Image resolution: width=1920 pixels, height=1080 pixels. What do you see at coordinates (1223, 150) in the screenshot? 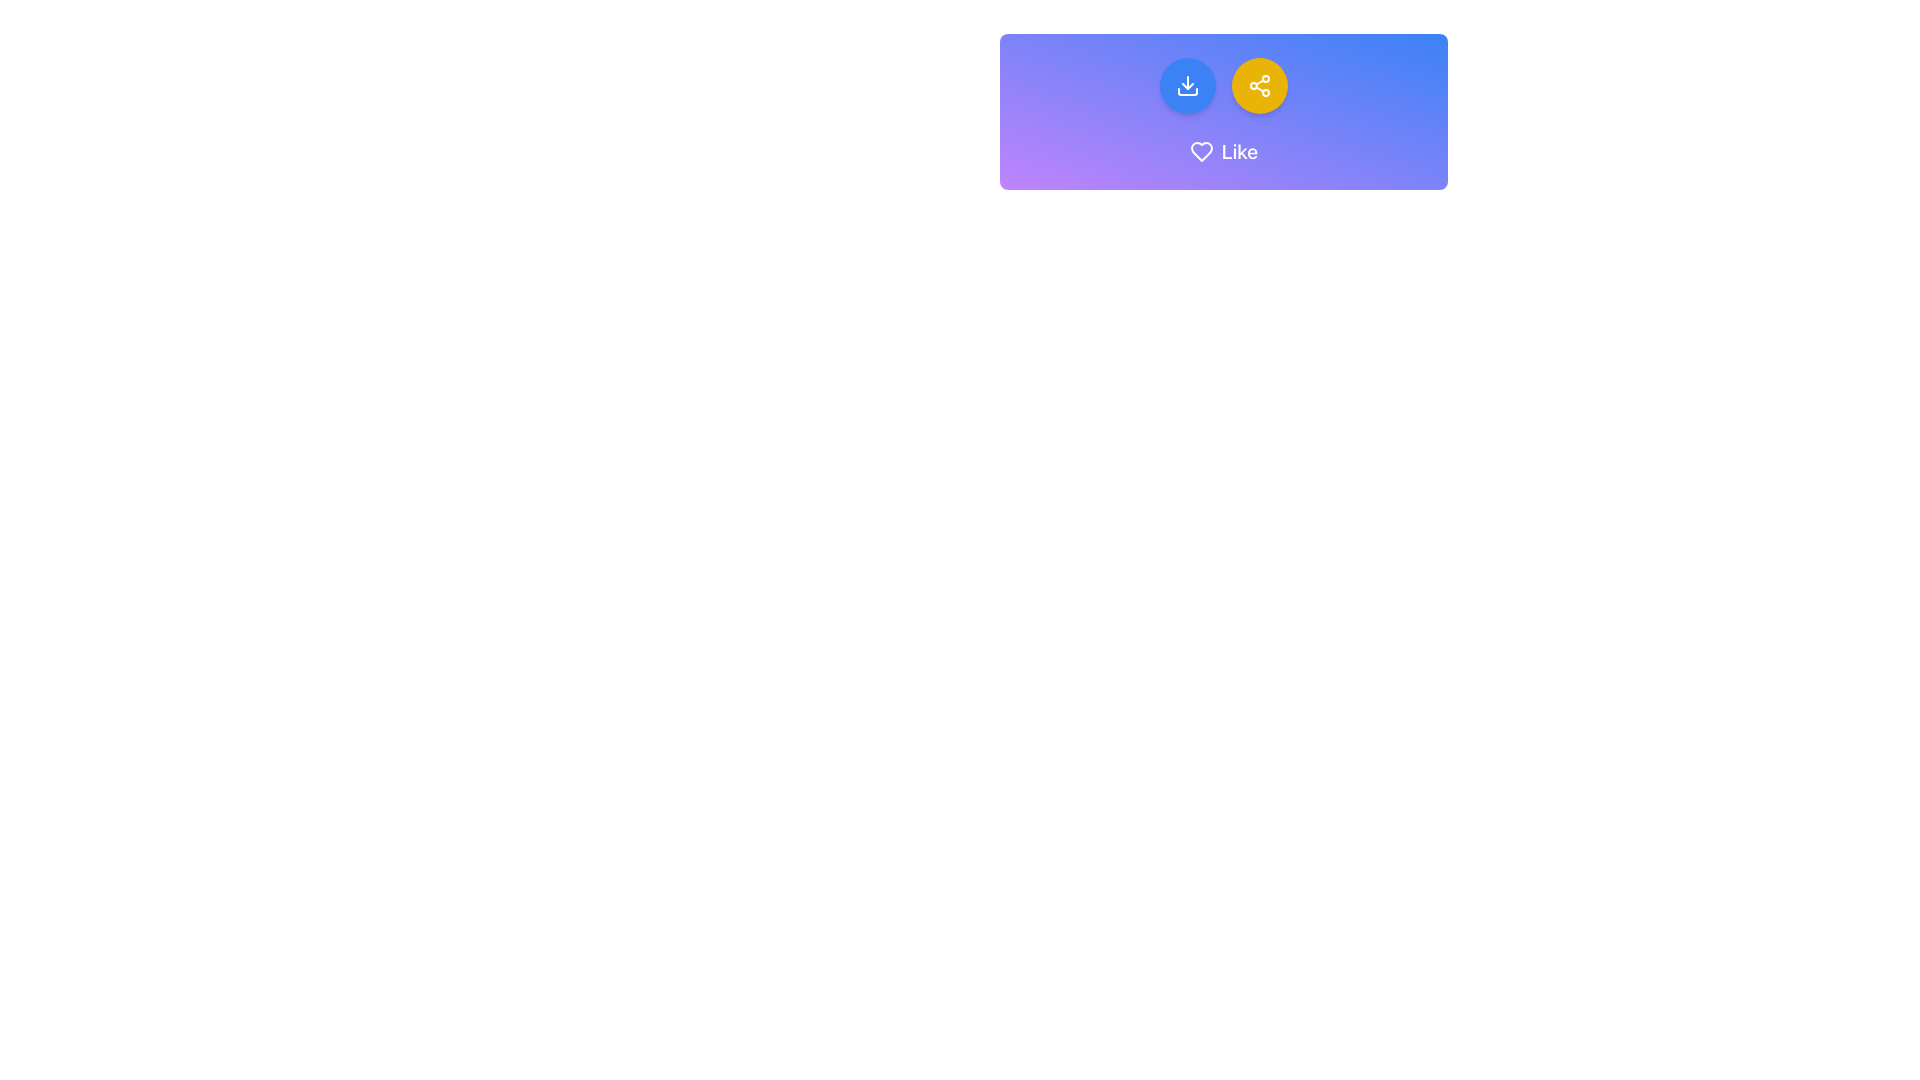
I see `the decorative label with an icon and text that indicates user appreciation, located beneath two circular buttons` at bounding box center [1223, 150].